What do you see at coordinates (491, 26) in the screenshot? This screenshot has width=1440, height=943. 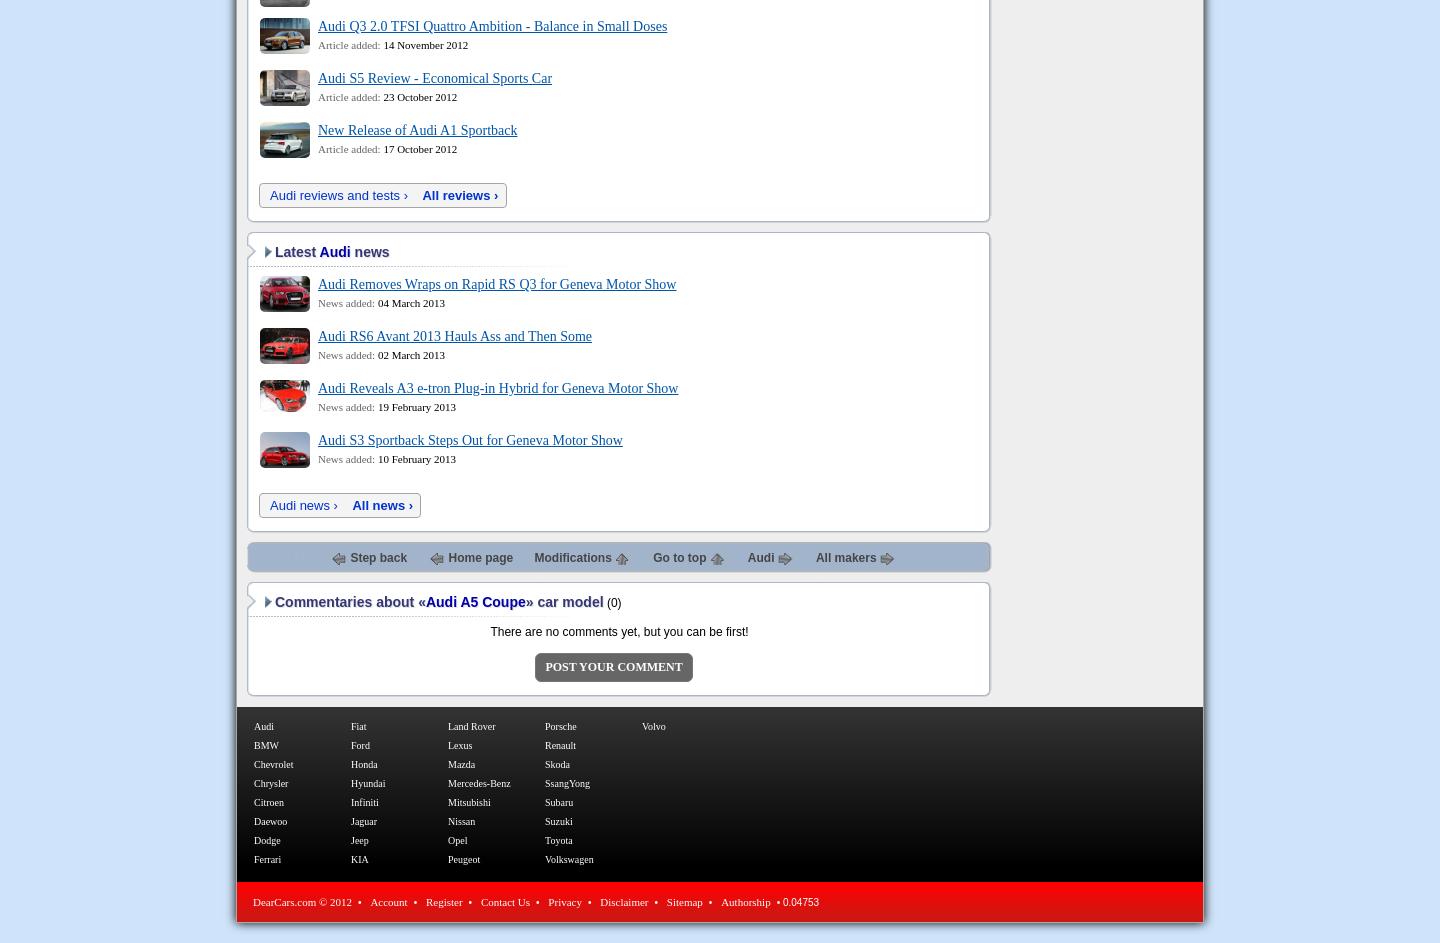 I see `'Audi Q3 2.0 TFSI Quattro Ambition - Balance in Small Doses'` at bounding box center [491, 26].